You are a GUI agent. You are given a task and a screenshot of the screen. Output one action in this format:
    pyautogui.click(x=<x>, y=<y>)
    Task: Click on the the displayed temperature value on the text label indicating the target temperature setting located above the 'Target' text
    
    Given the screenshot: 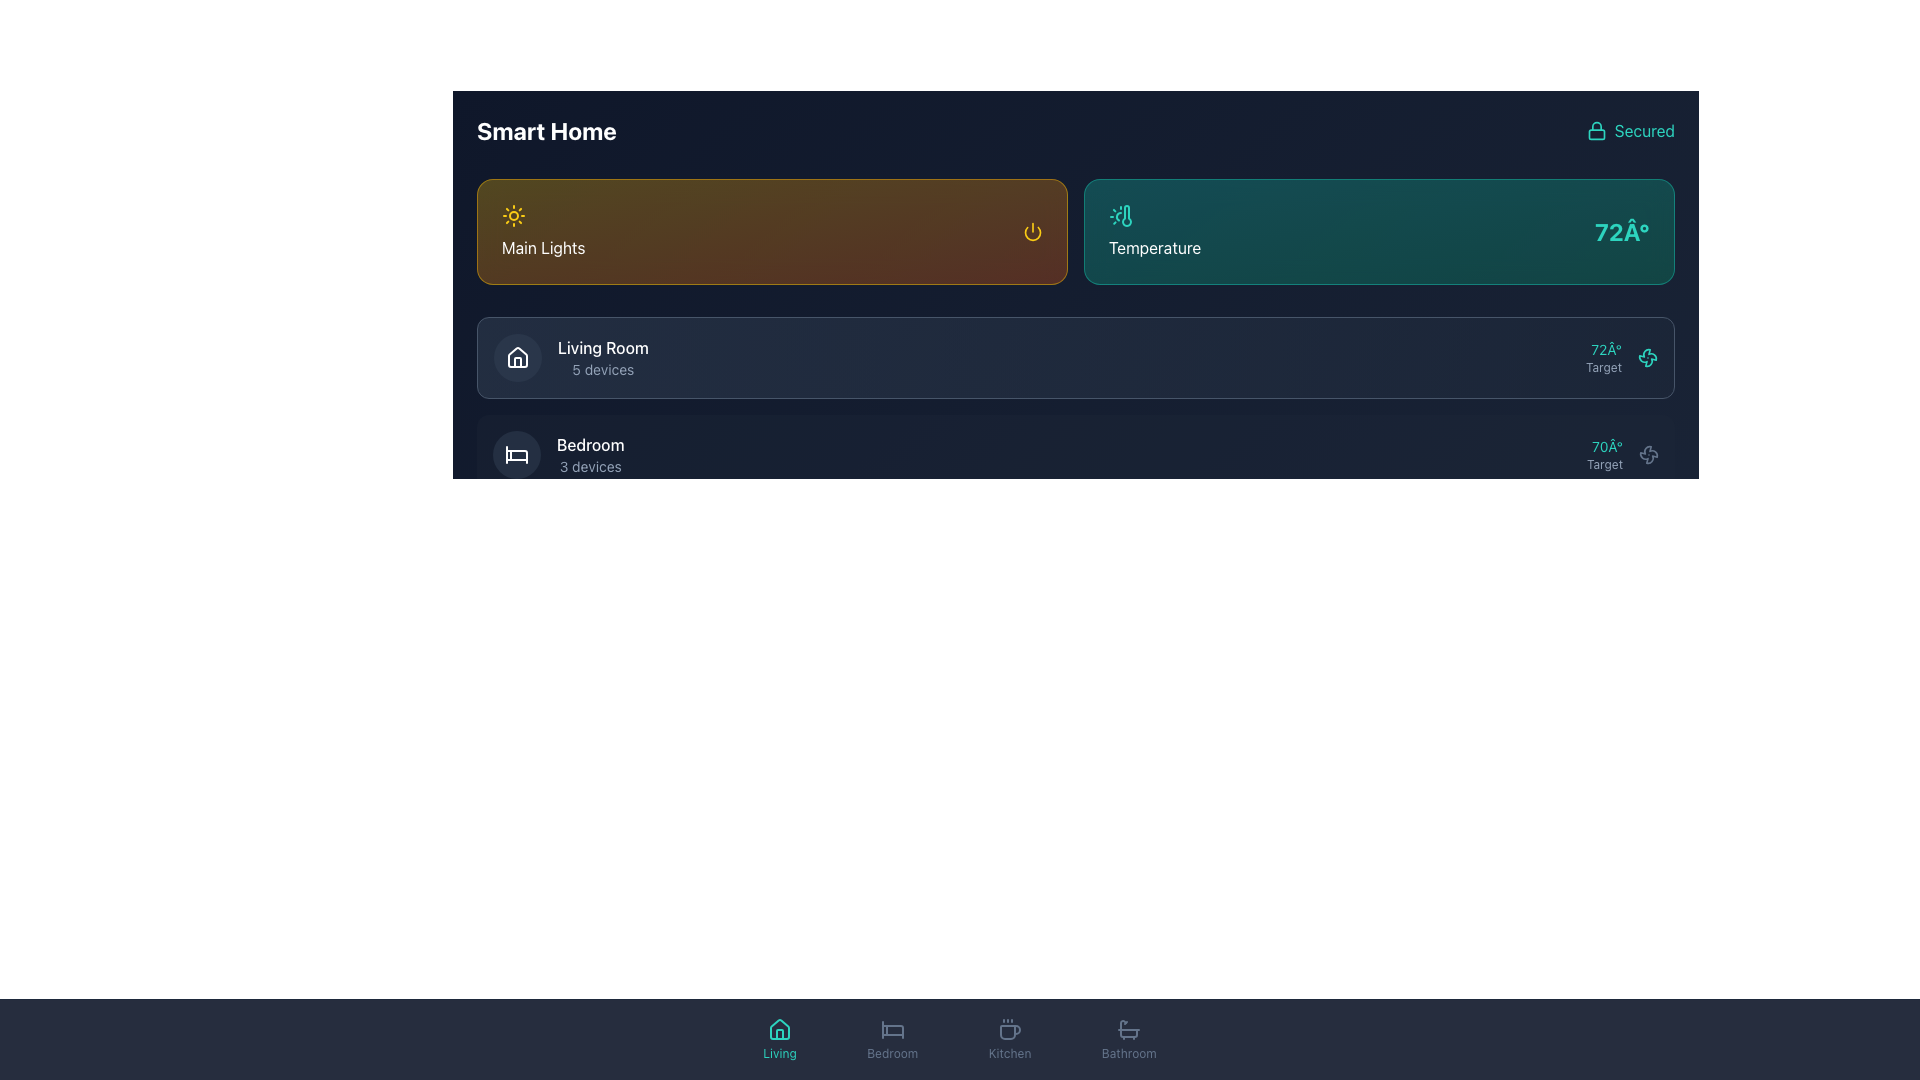 What is the action you would take?
    pyautogui.click(x=1605, y=446)
    